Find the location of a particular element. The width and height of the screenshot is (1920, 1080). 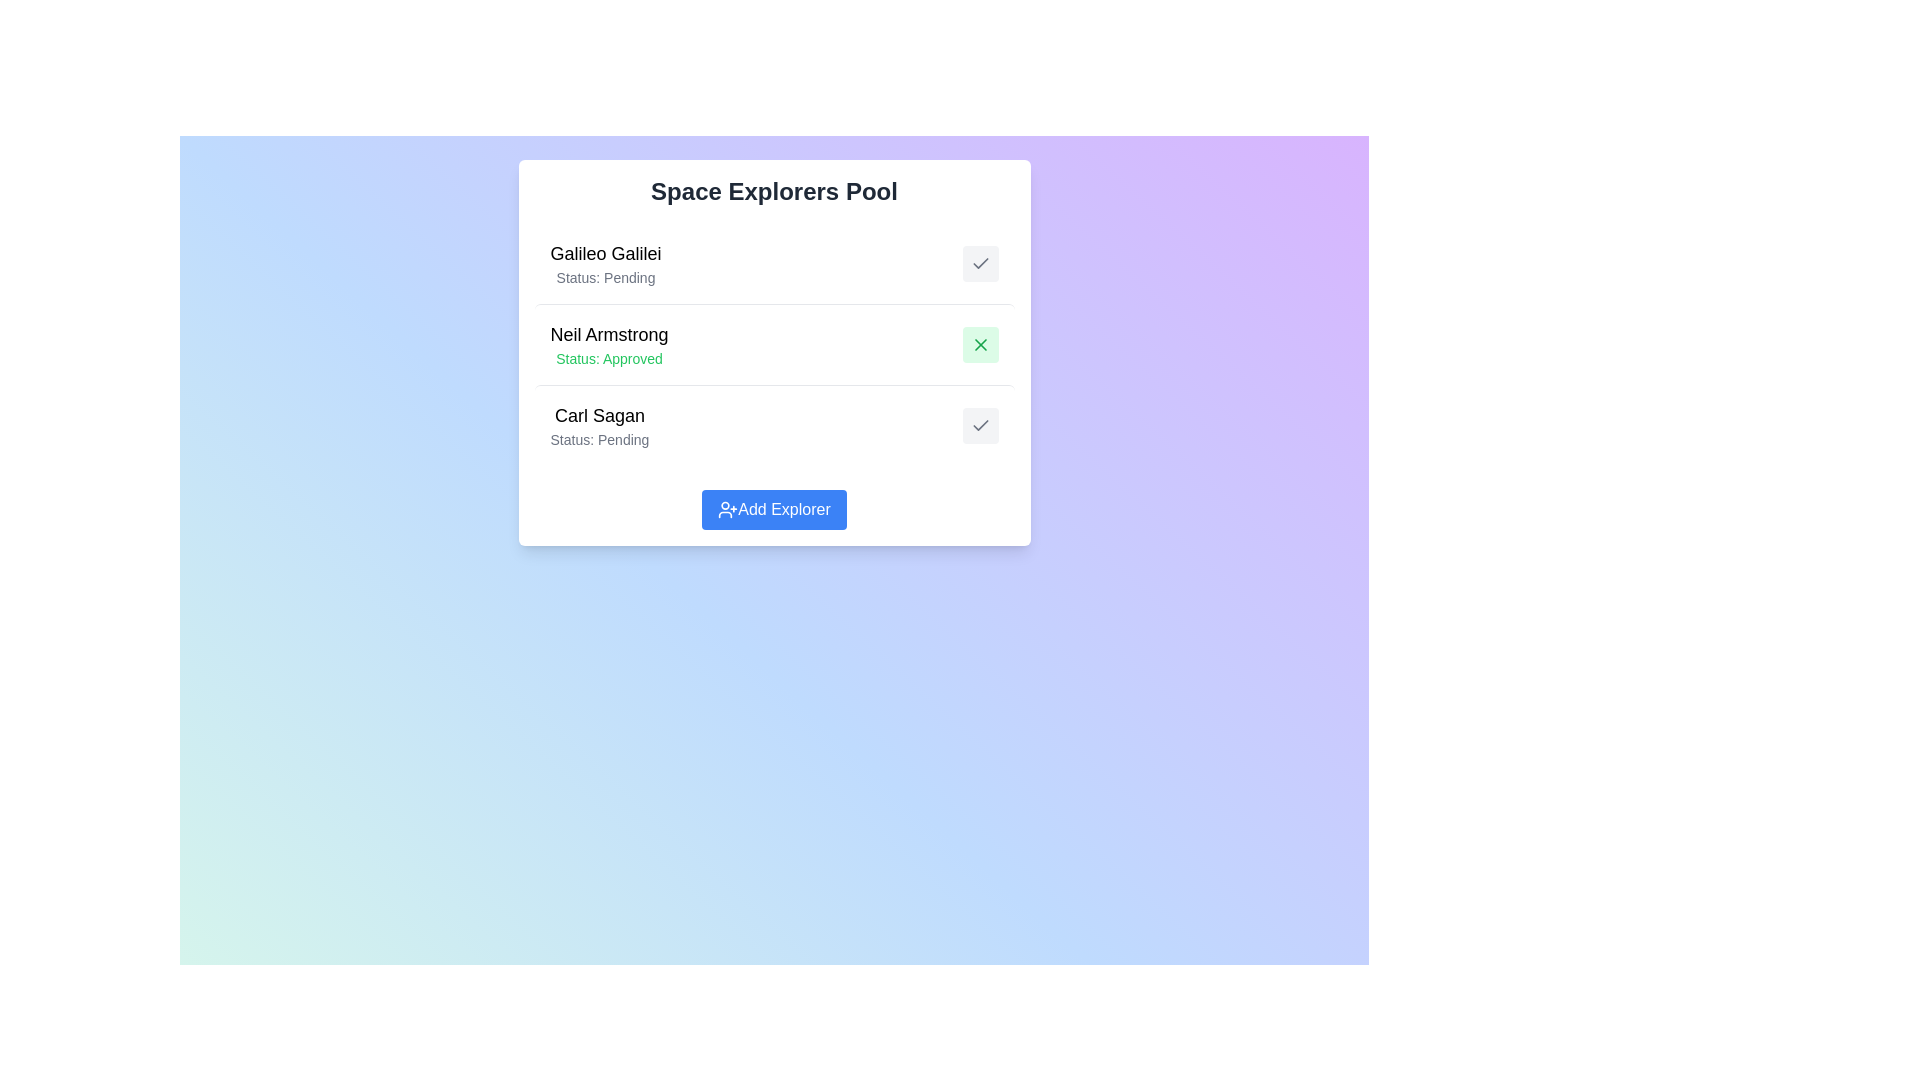

the text label that represents a name in the first row of a vertically arranged list, positioned above the 'Status: Pending' text and right-aligned with other textual elements is located at coordinates (604, 253).